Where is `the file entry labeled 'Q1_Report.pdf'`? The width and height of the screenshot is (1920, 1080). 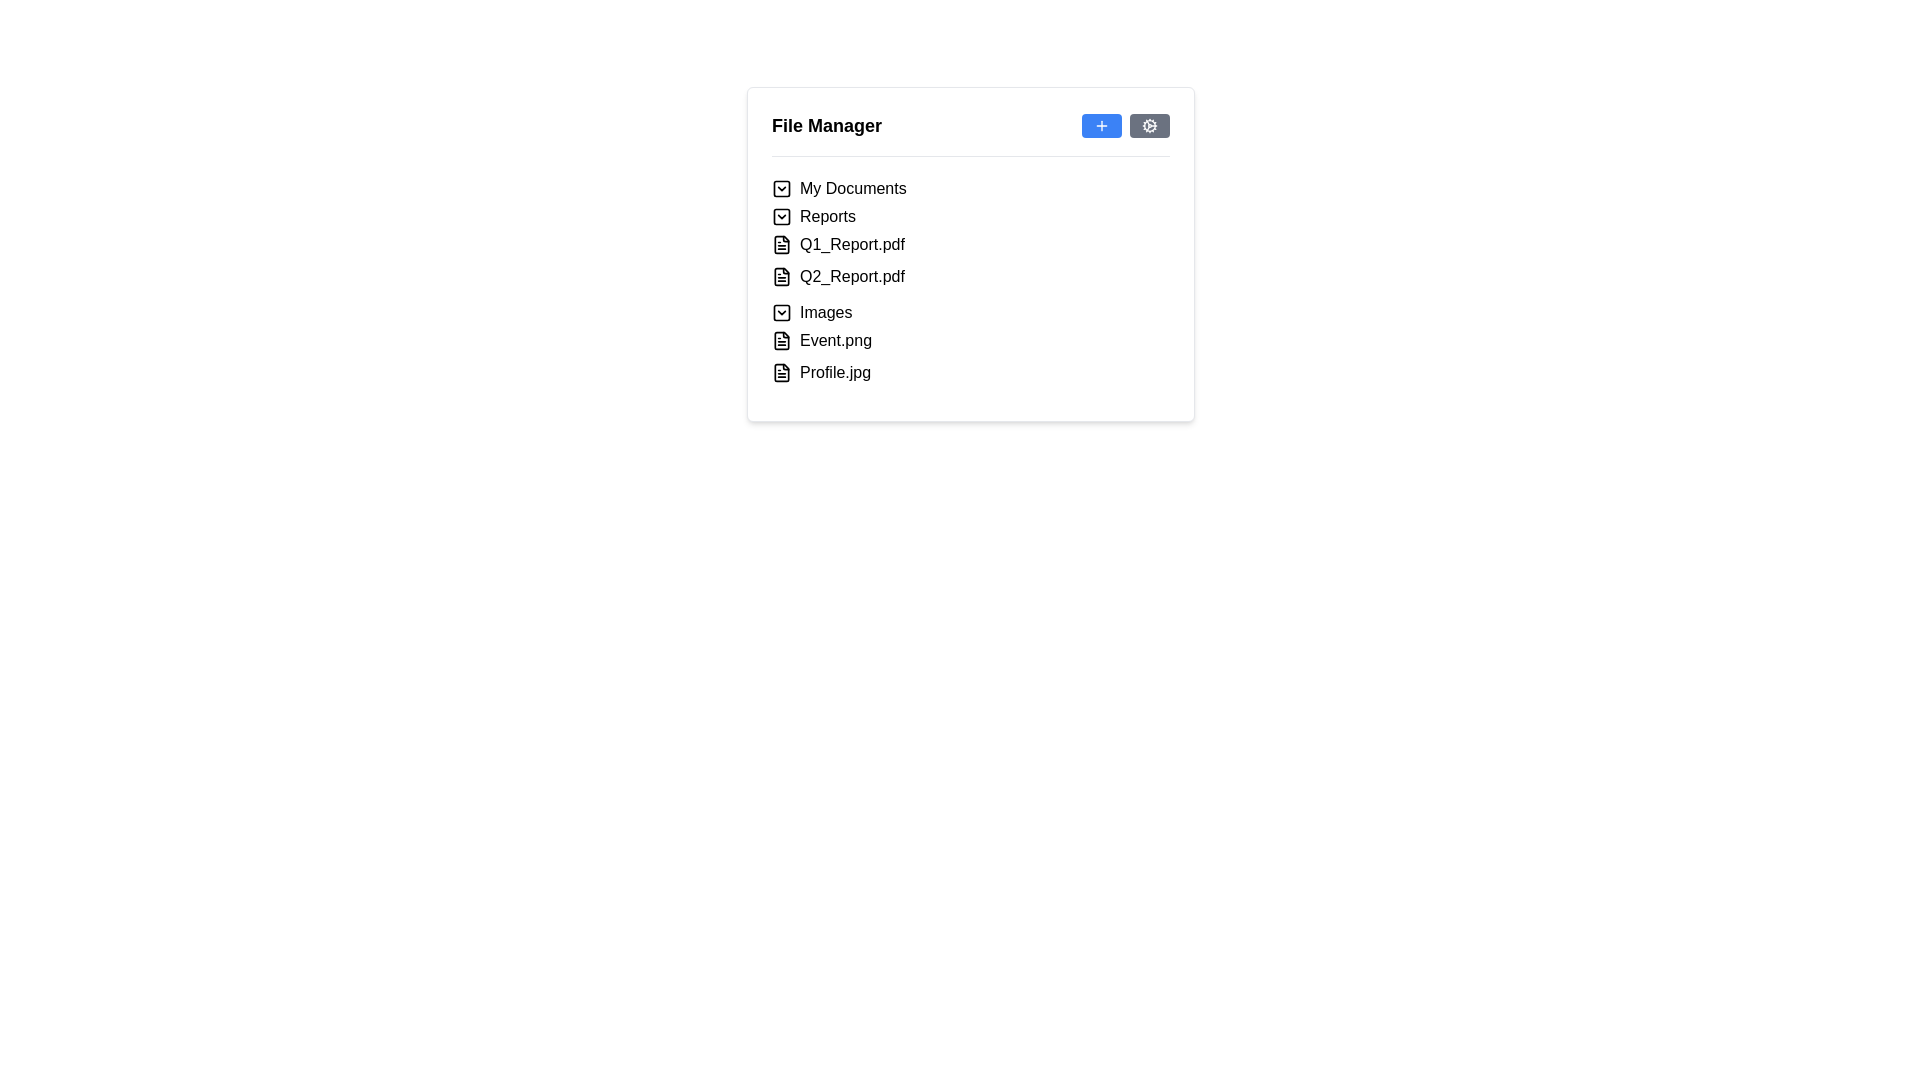
the file entry labeled 'Q1_Report.pdf' is located at coordinates (970, 244).